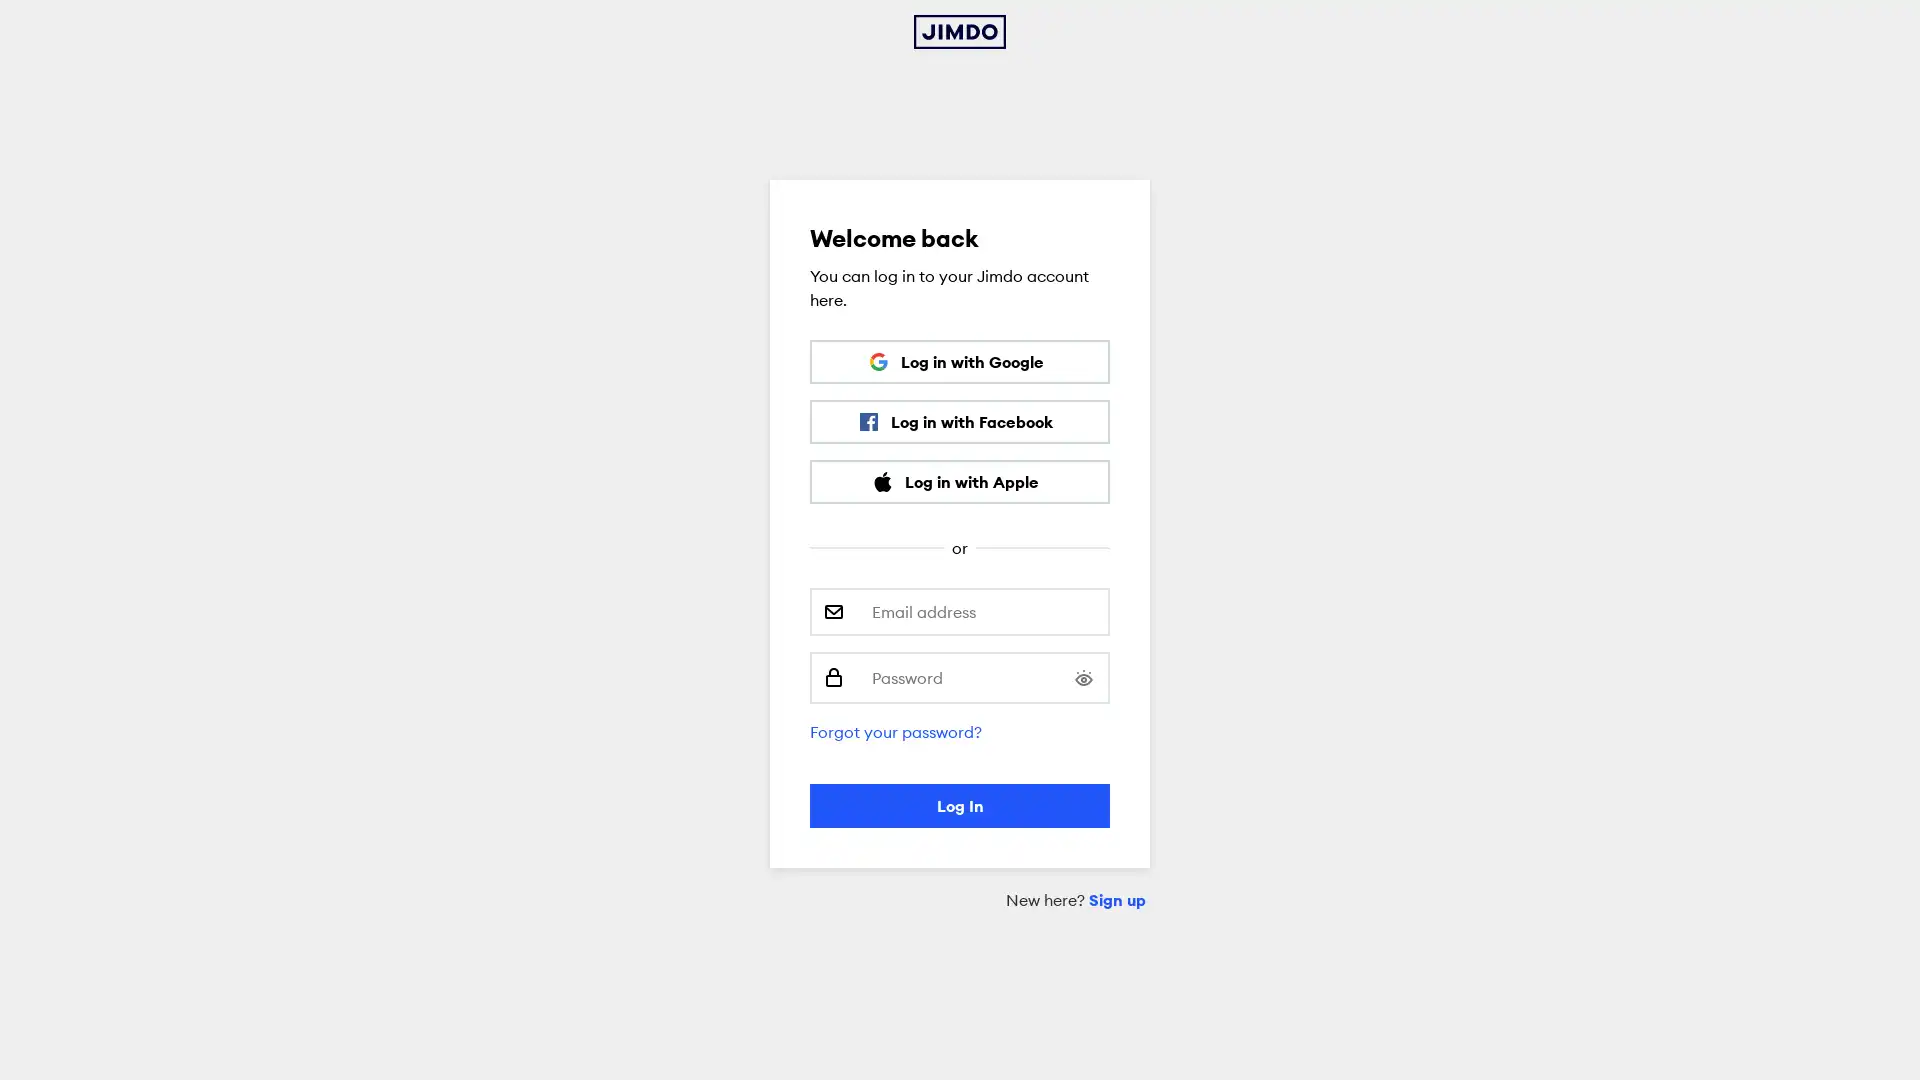  Describe the element at coordinates (1083, 677) in the screenshot. I see `Show password` at that location.